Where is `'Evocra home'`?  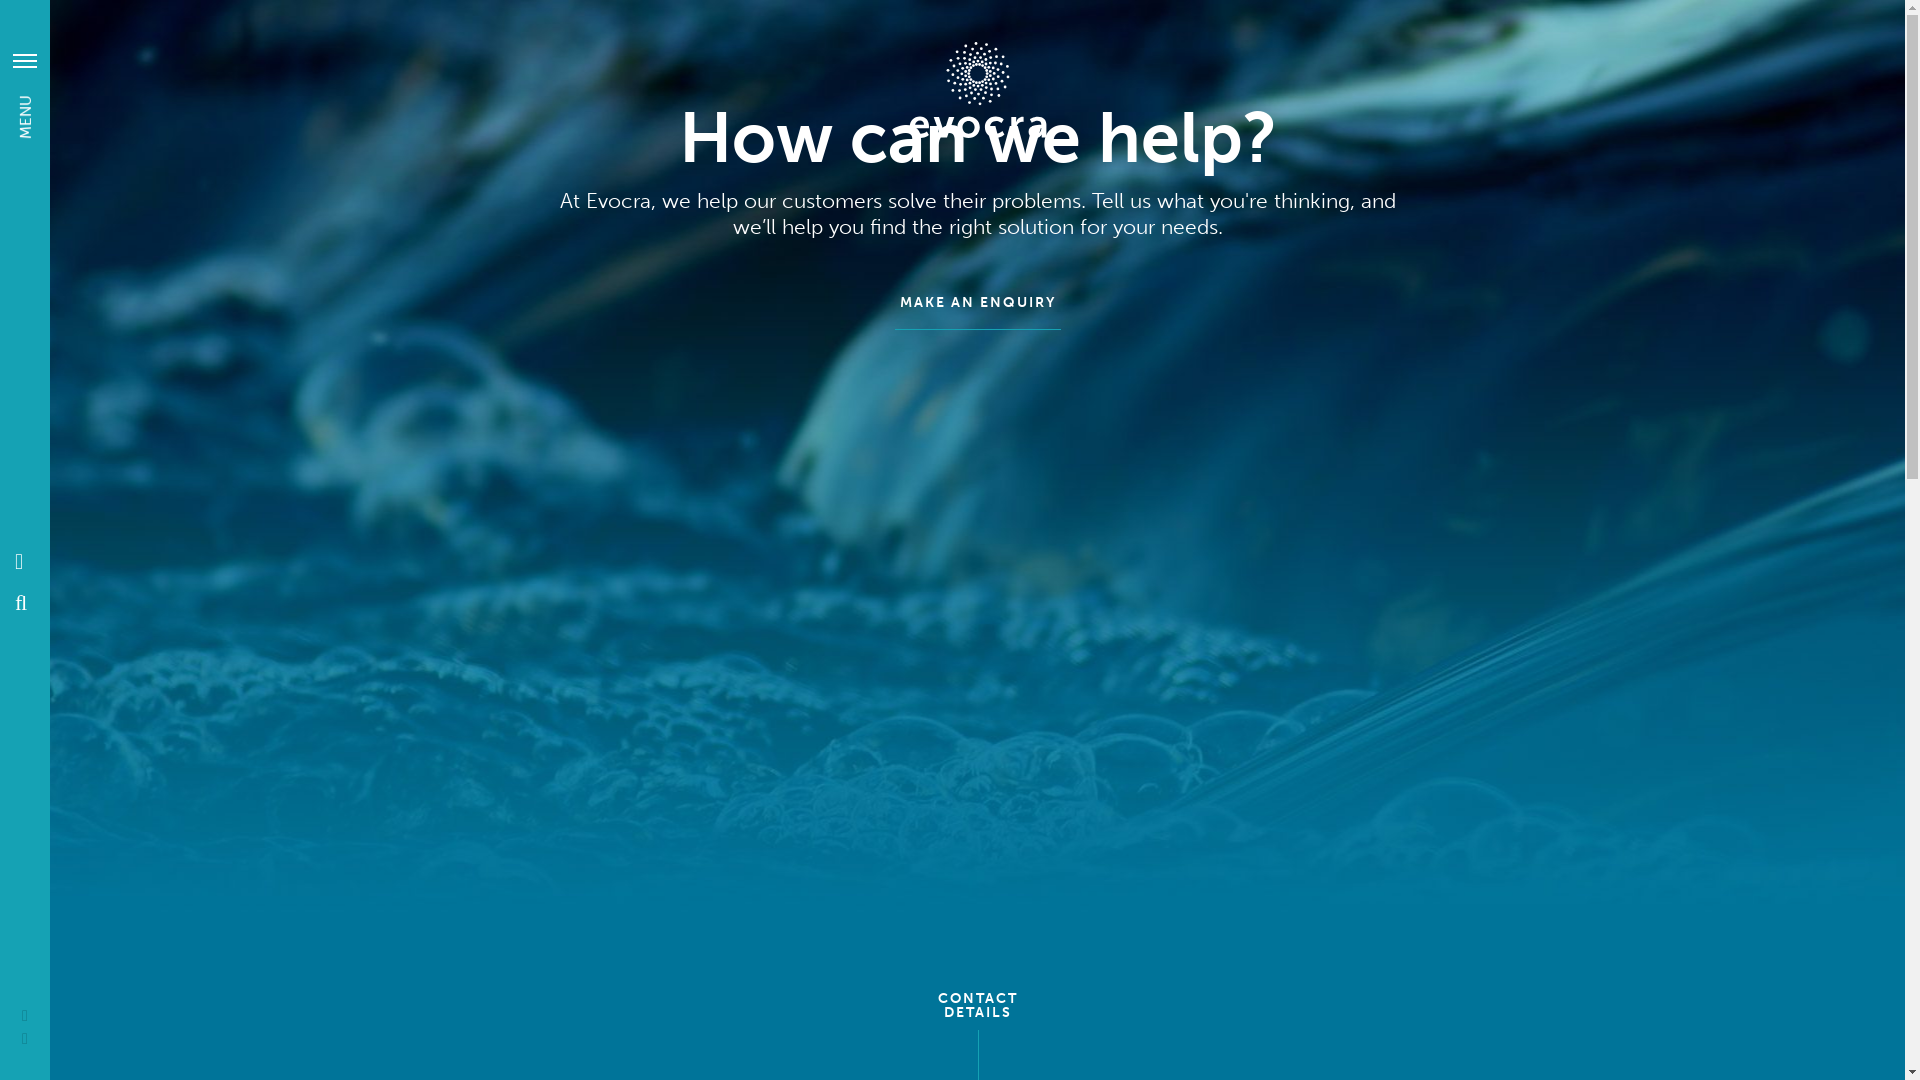
'Evocra home' is located at coordinates (977, 88).